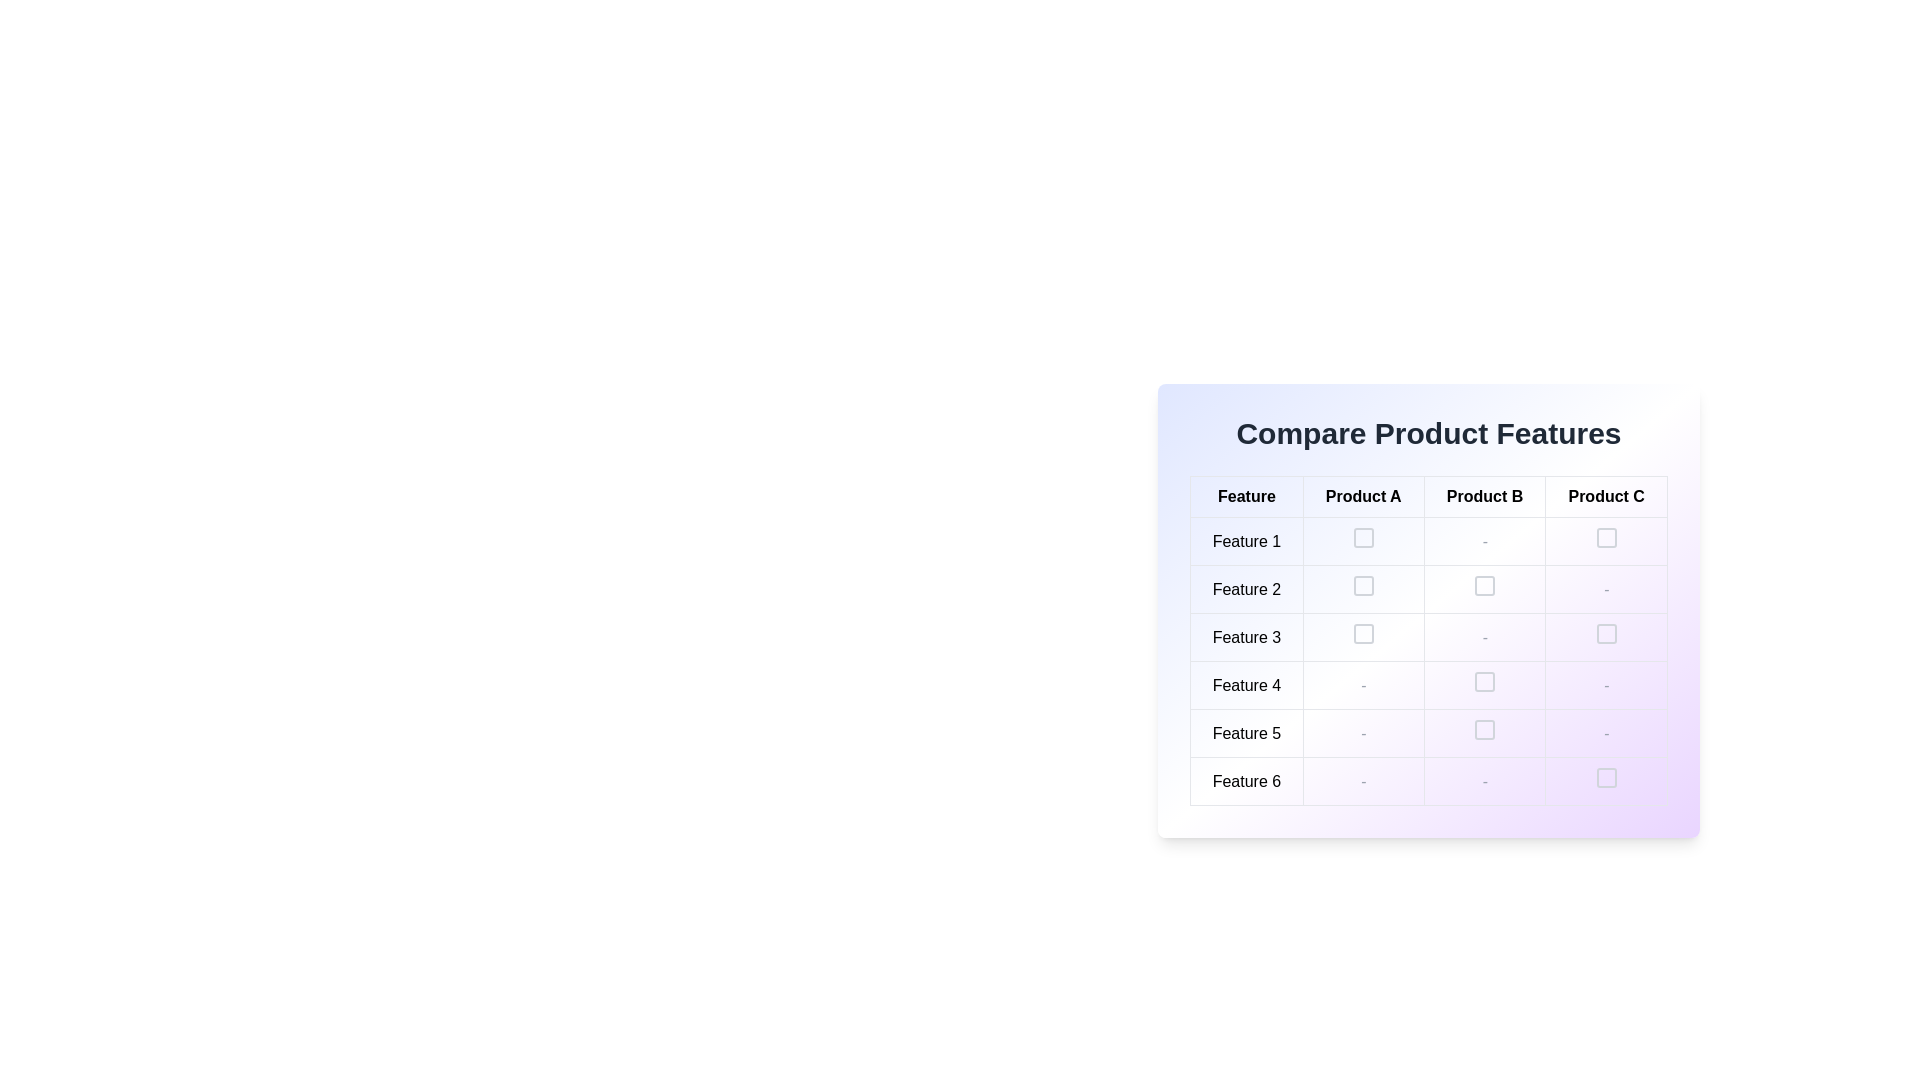 The height and width of the screenshot is (1080, 1920). What do you see at coordinates (1362, 585) in the screenshot?
I see `the empty checkbox in the 'Product A' column aligned with the 'Feature 2' row` at bounding box center [1362, 585].